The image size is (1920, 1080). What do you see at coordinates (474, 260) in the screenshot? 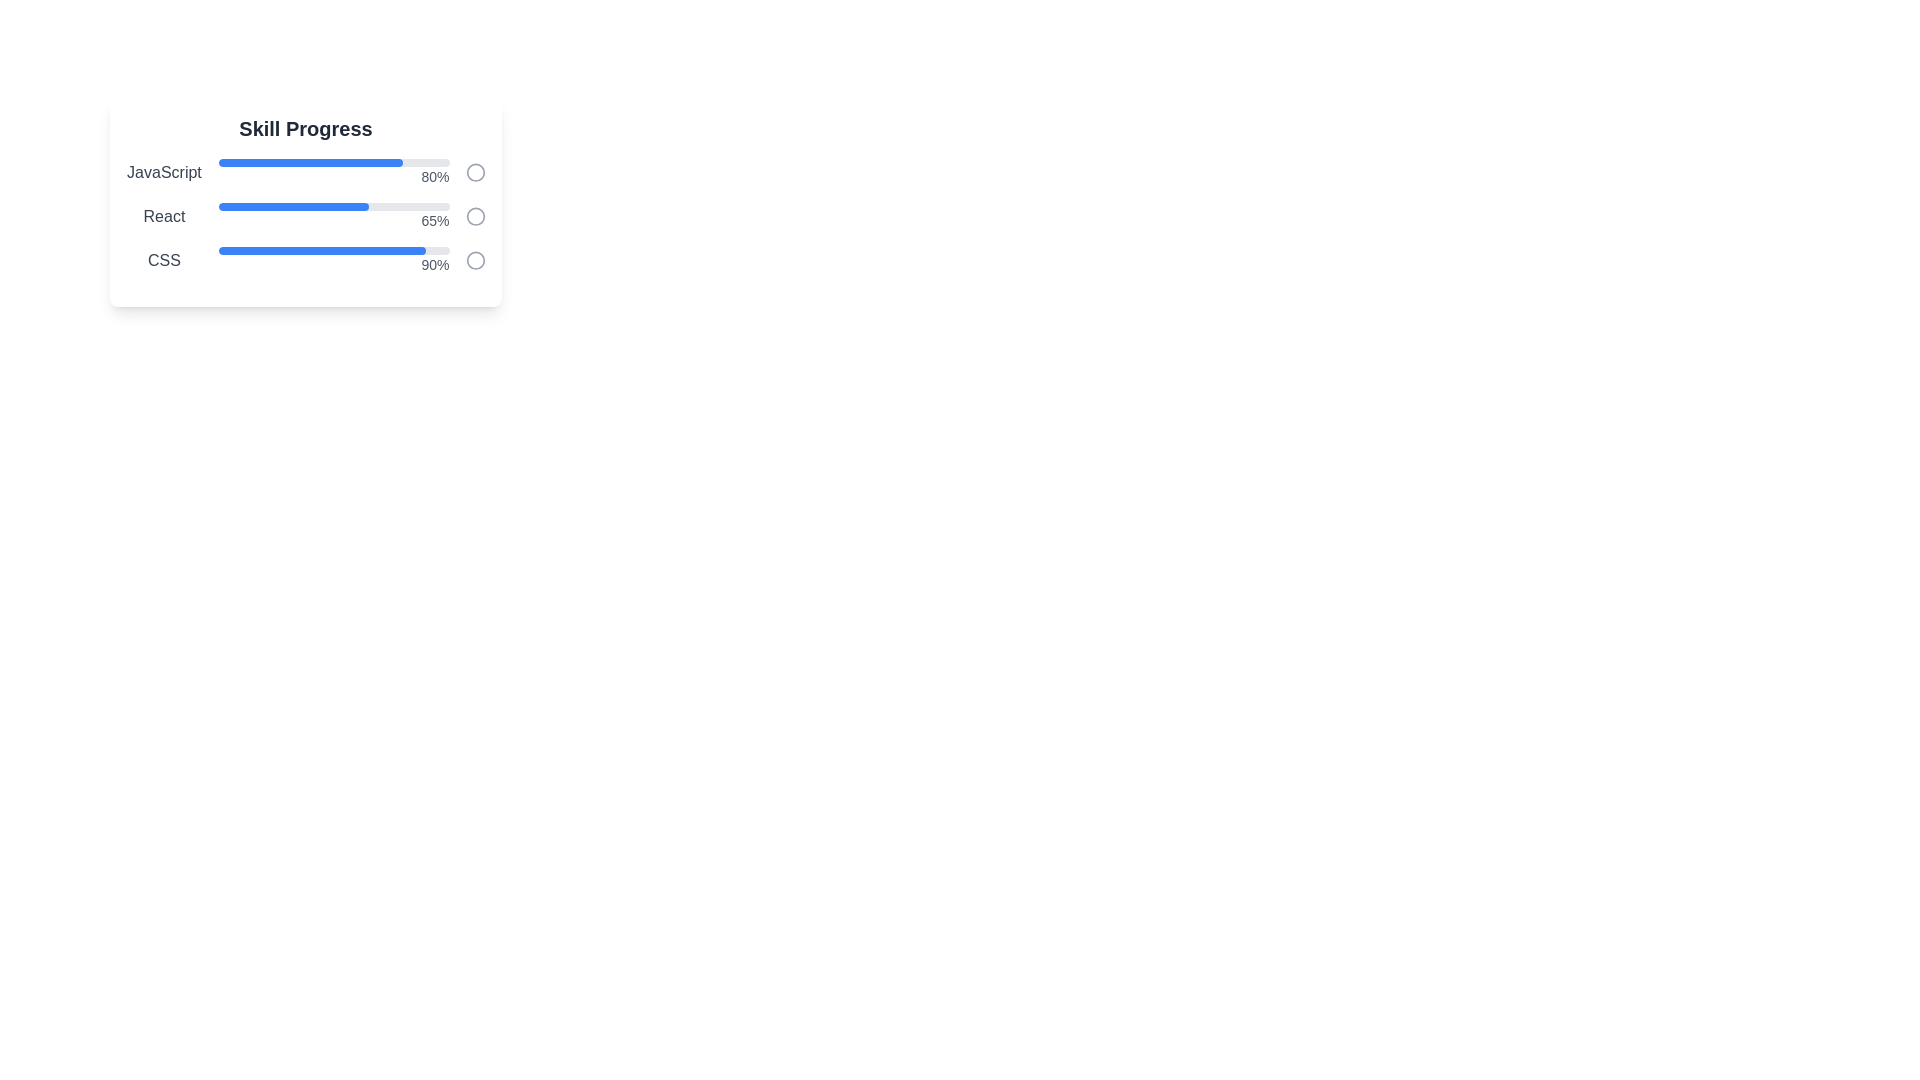
I see `the circular graphical marker located to the right of the 'CSS' skill in the skill progress card` at bounding box center [474, 260].